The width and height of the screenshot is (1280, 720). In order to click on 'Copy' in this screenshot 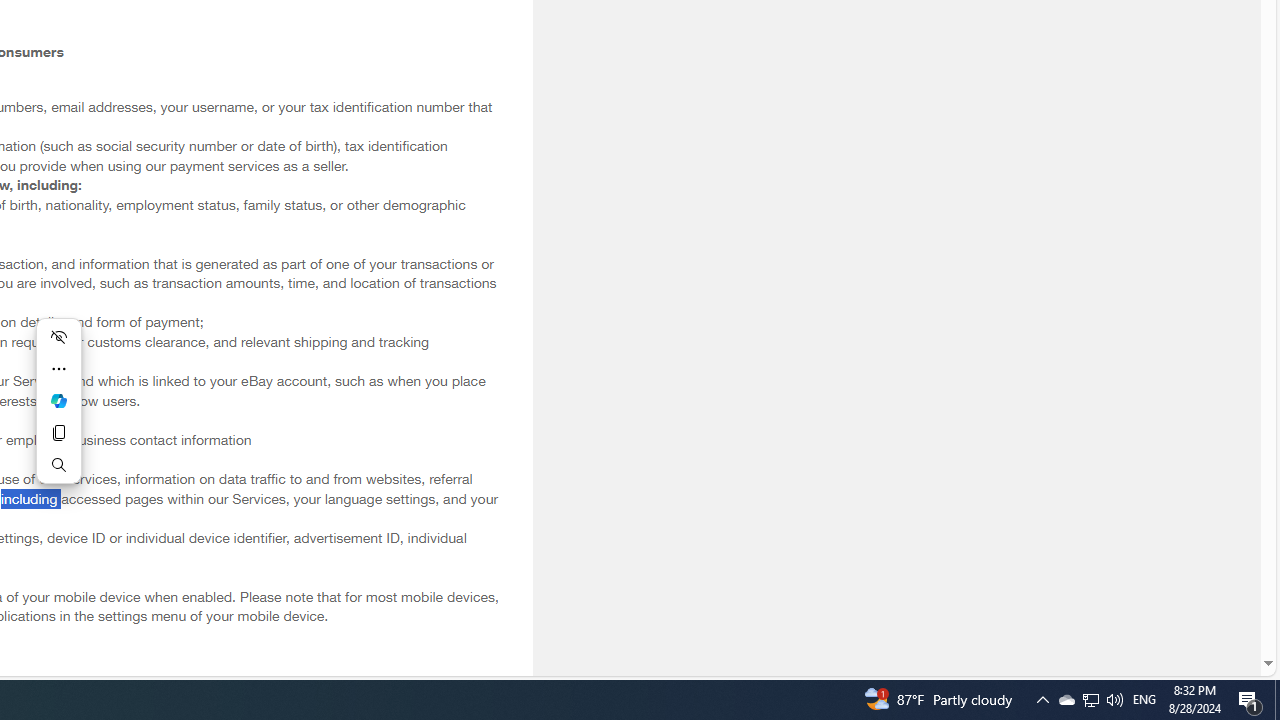, I will do `click(58, 432)`.